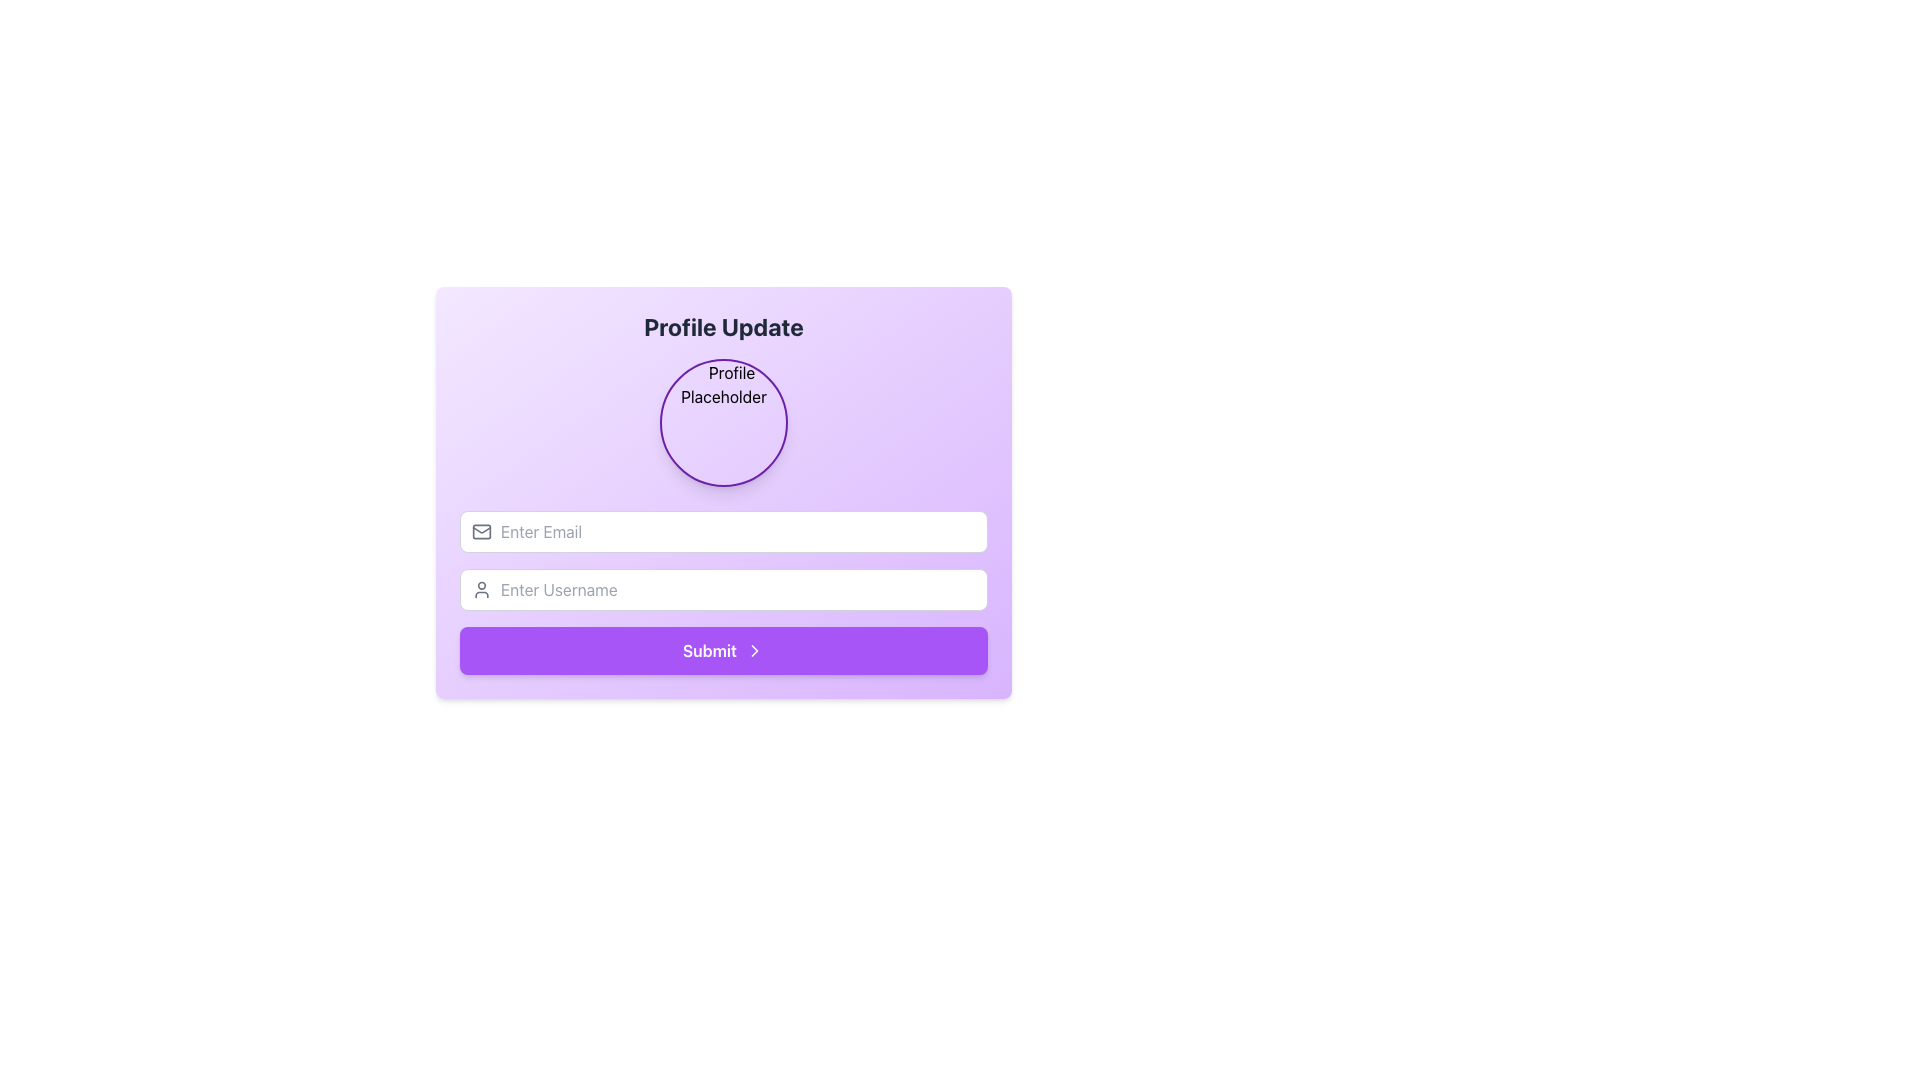  Describe the element at coordinates (481, 528) in the screenshot. I see `the decorative icon that visually represents the email input field, positioned to the far left of the input box` at that location.